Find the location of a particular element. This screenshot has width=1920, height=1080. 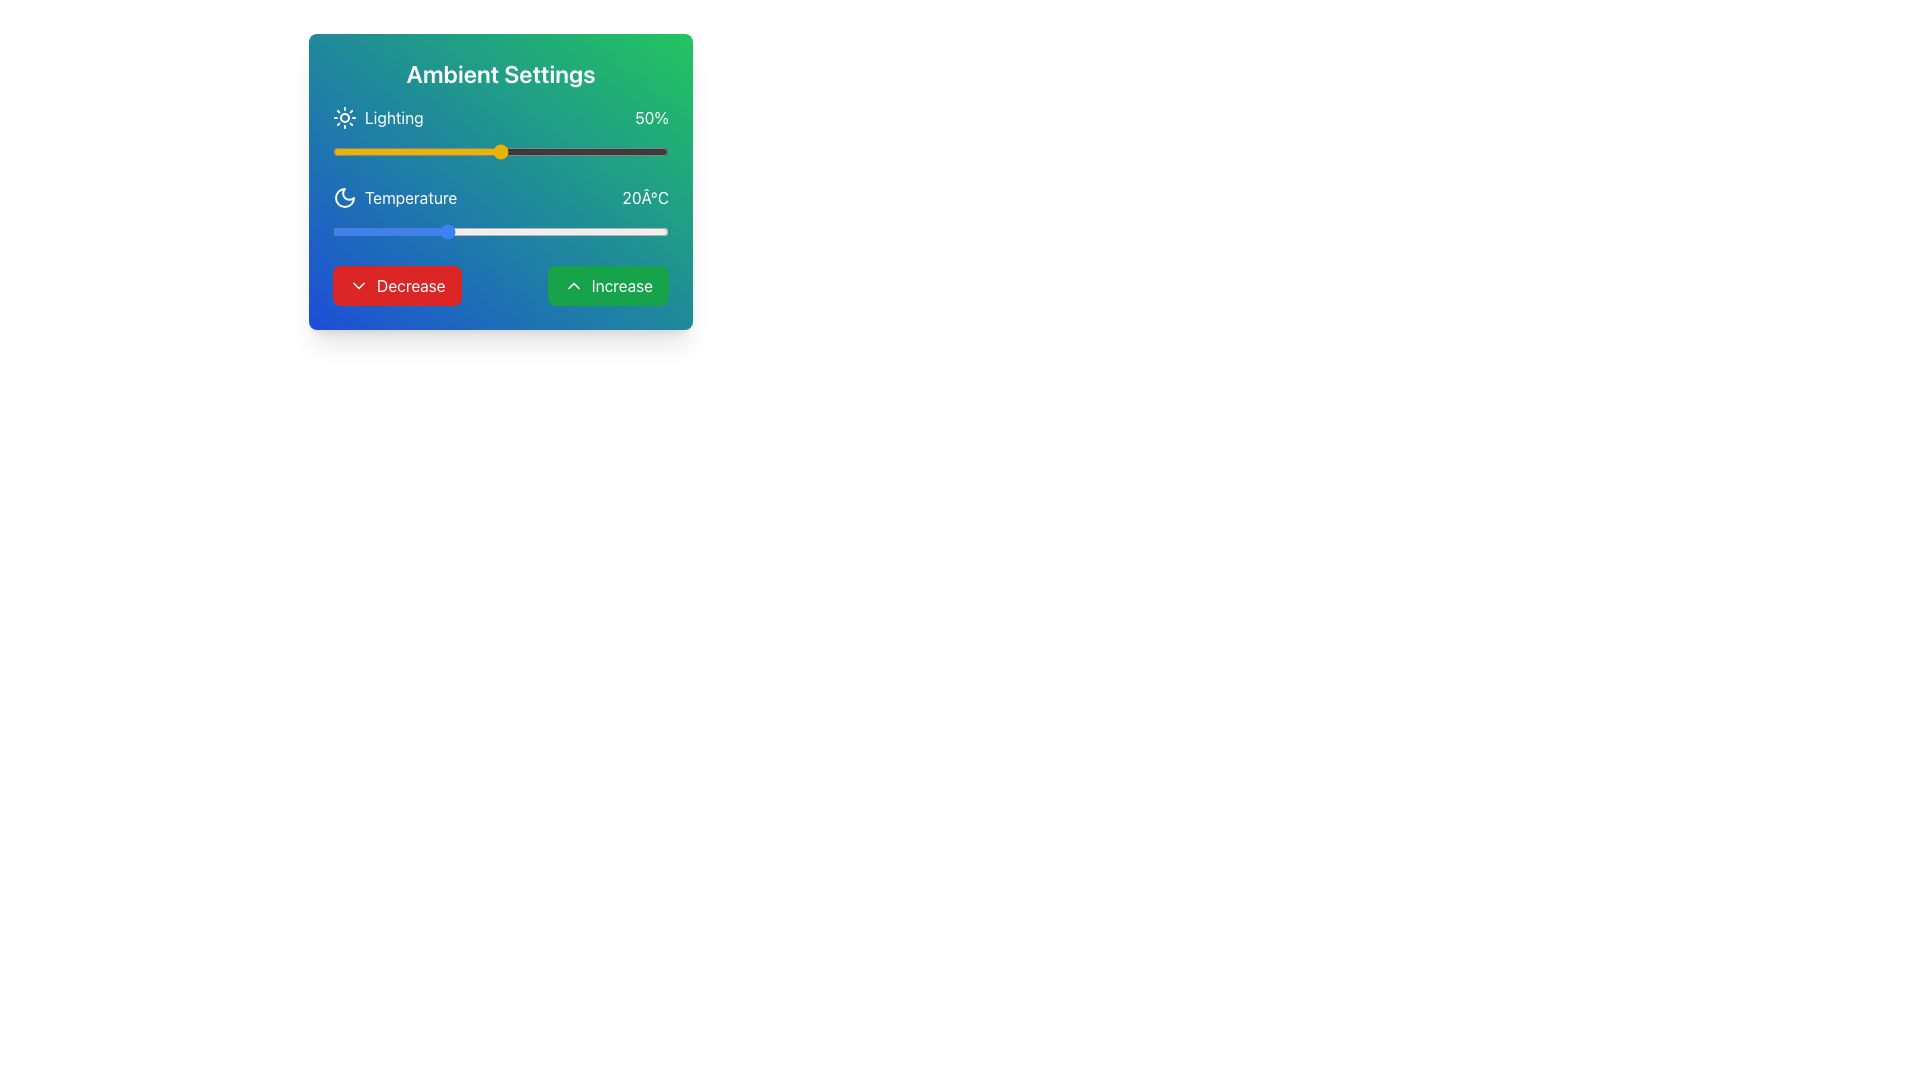

the Temperature control widget located within the 'Ambient Settings' card, which allows users to adjust the temperature setting is located at coordinates (500, 213).